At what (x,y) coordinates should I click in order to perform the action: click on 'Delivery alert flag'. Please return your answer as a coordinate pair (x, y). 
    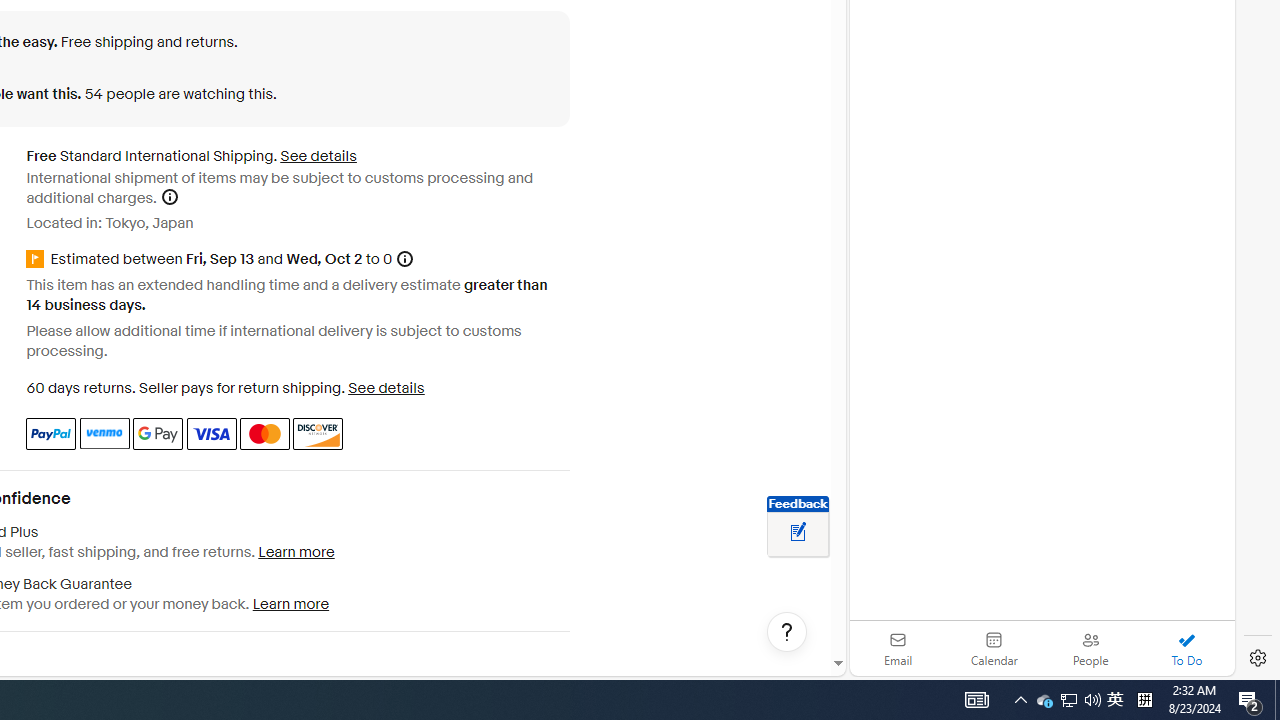
    Looking at the image, I should click on (38, 259).